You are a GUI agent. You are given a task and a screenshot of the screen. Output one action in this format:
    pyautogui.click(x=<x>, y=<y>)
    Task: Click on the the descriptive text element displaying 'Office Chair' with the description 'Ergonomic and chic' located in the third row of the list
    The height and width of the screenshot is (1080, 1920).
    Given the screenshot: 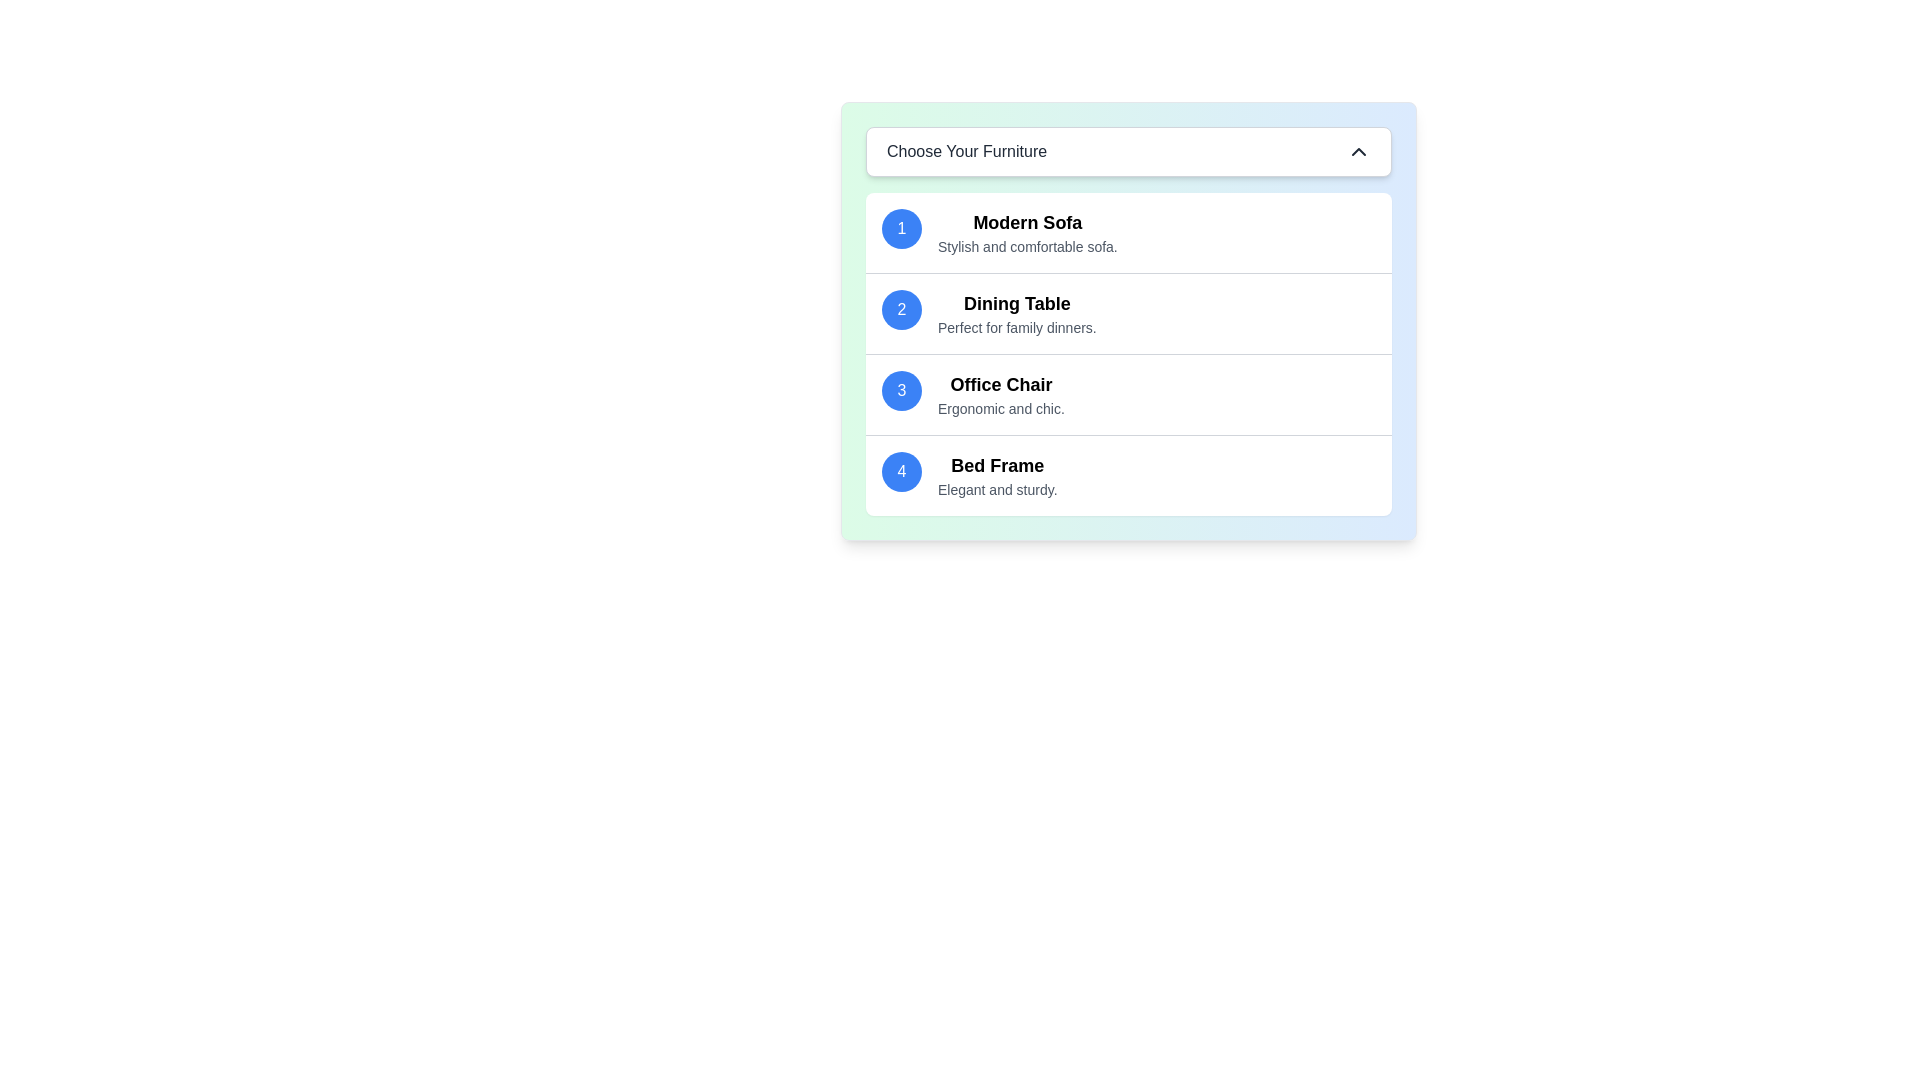 What is the action you would take?
    pyautogui.click(x=1001, y=394)
    